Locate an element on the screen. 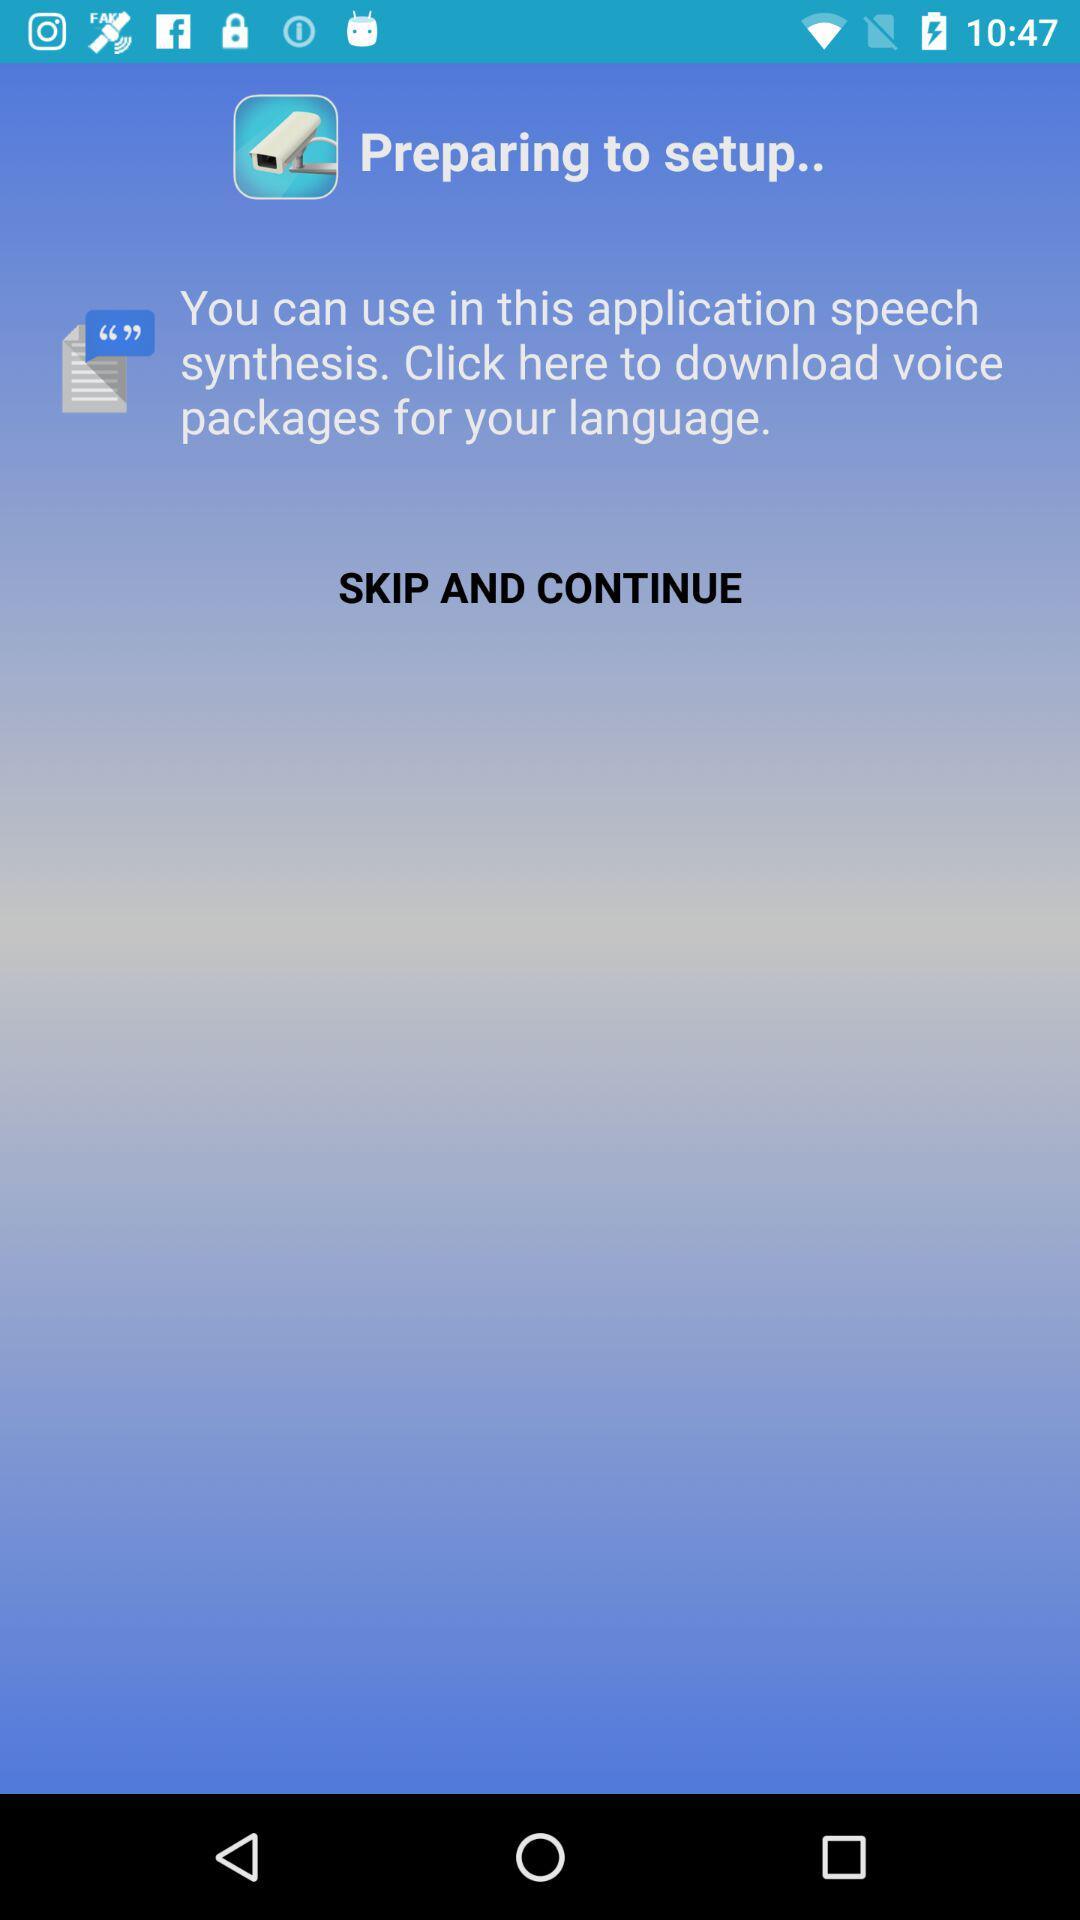  the app below the you can use app is located at coordinates (540, 585).